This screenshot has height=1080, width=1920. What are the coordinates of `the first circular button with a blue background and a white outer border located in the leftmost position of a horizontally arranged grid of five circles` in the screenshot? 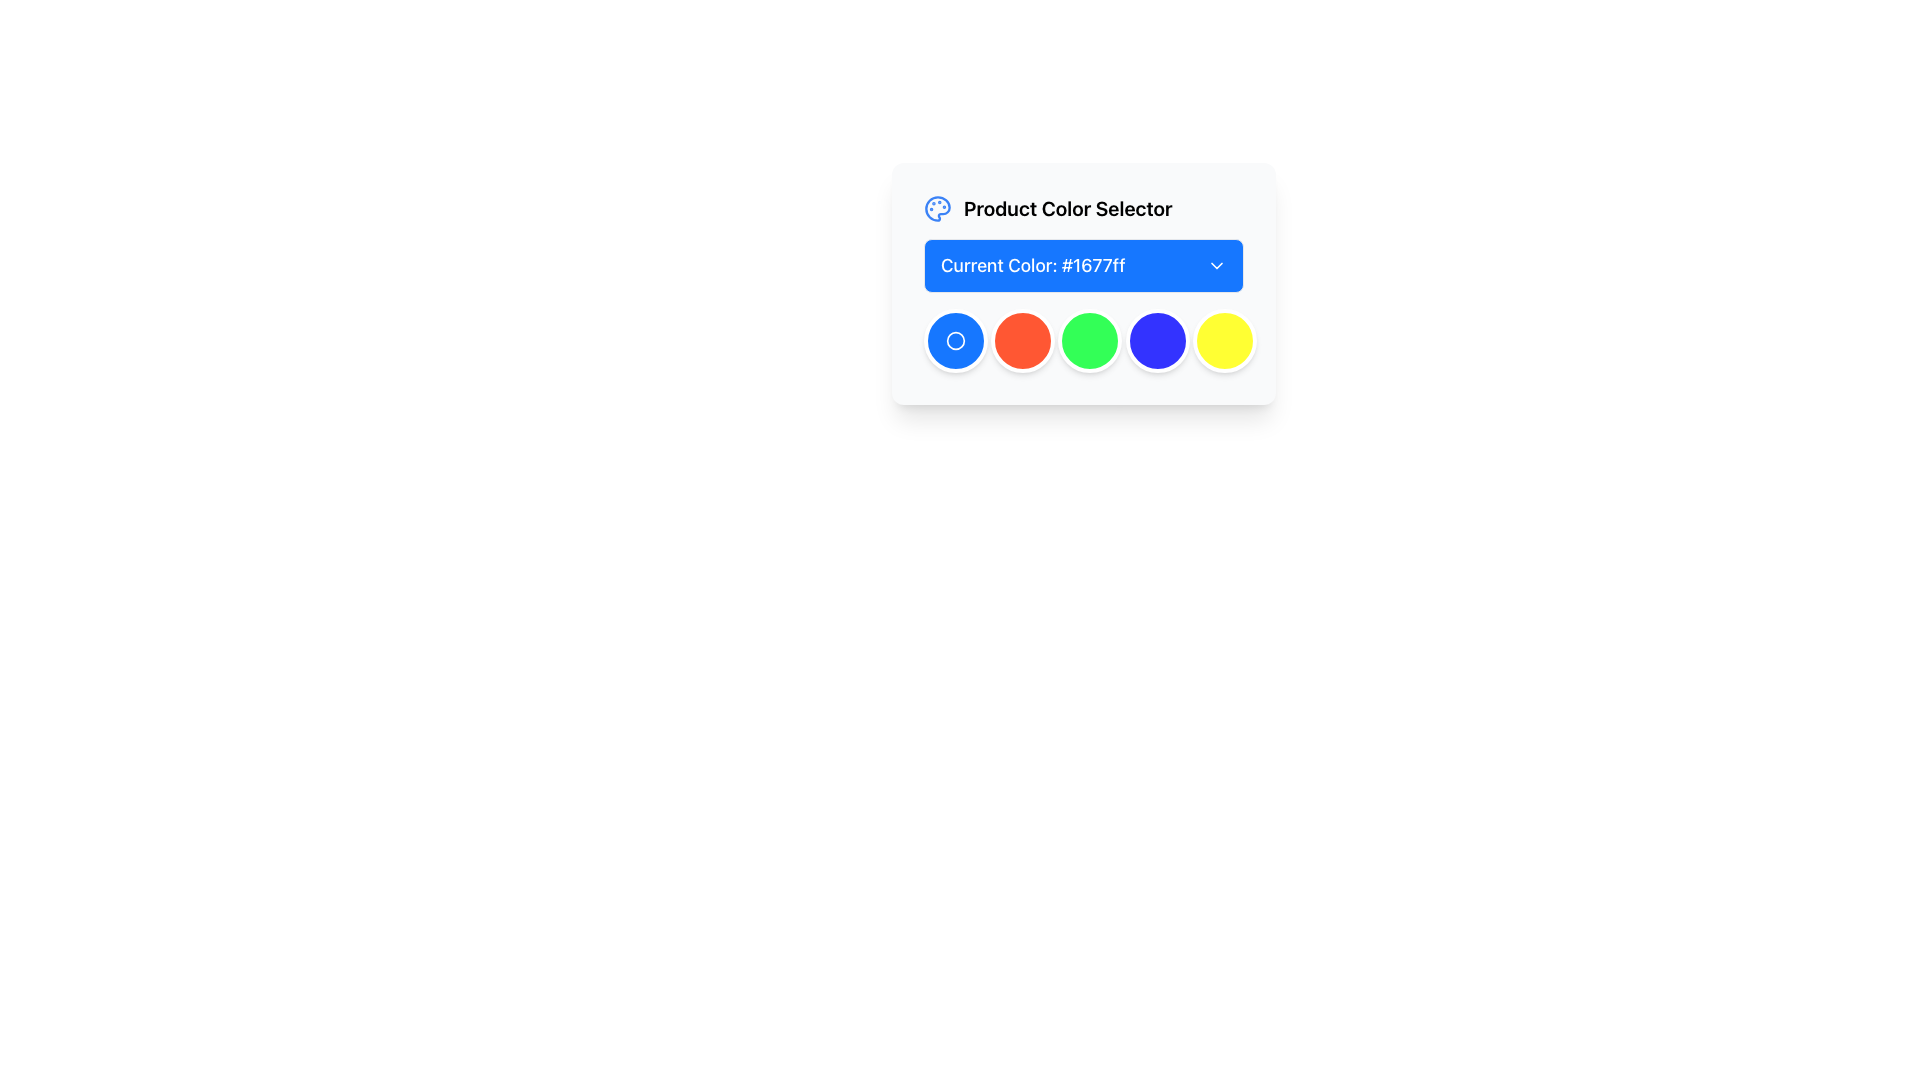 It's located at (954, 339).